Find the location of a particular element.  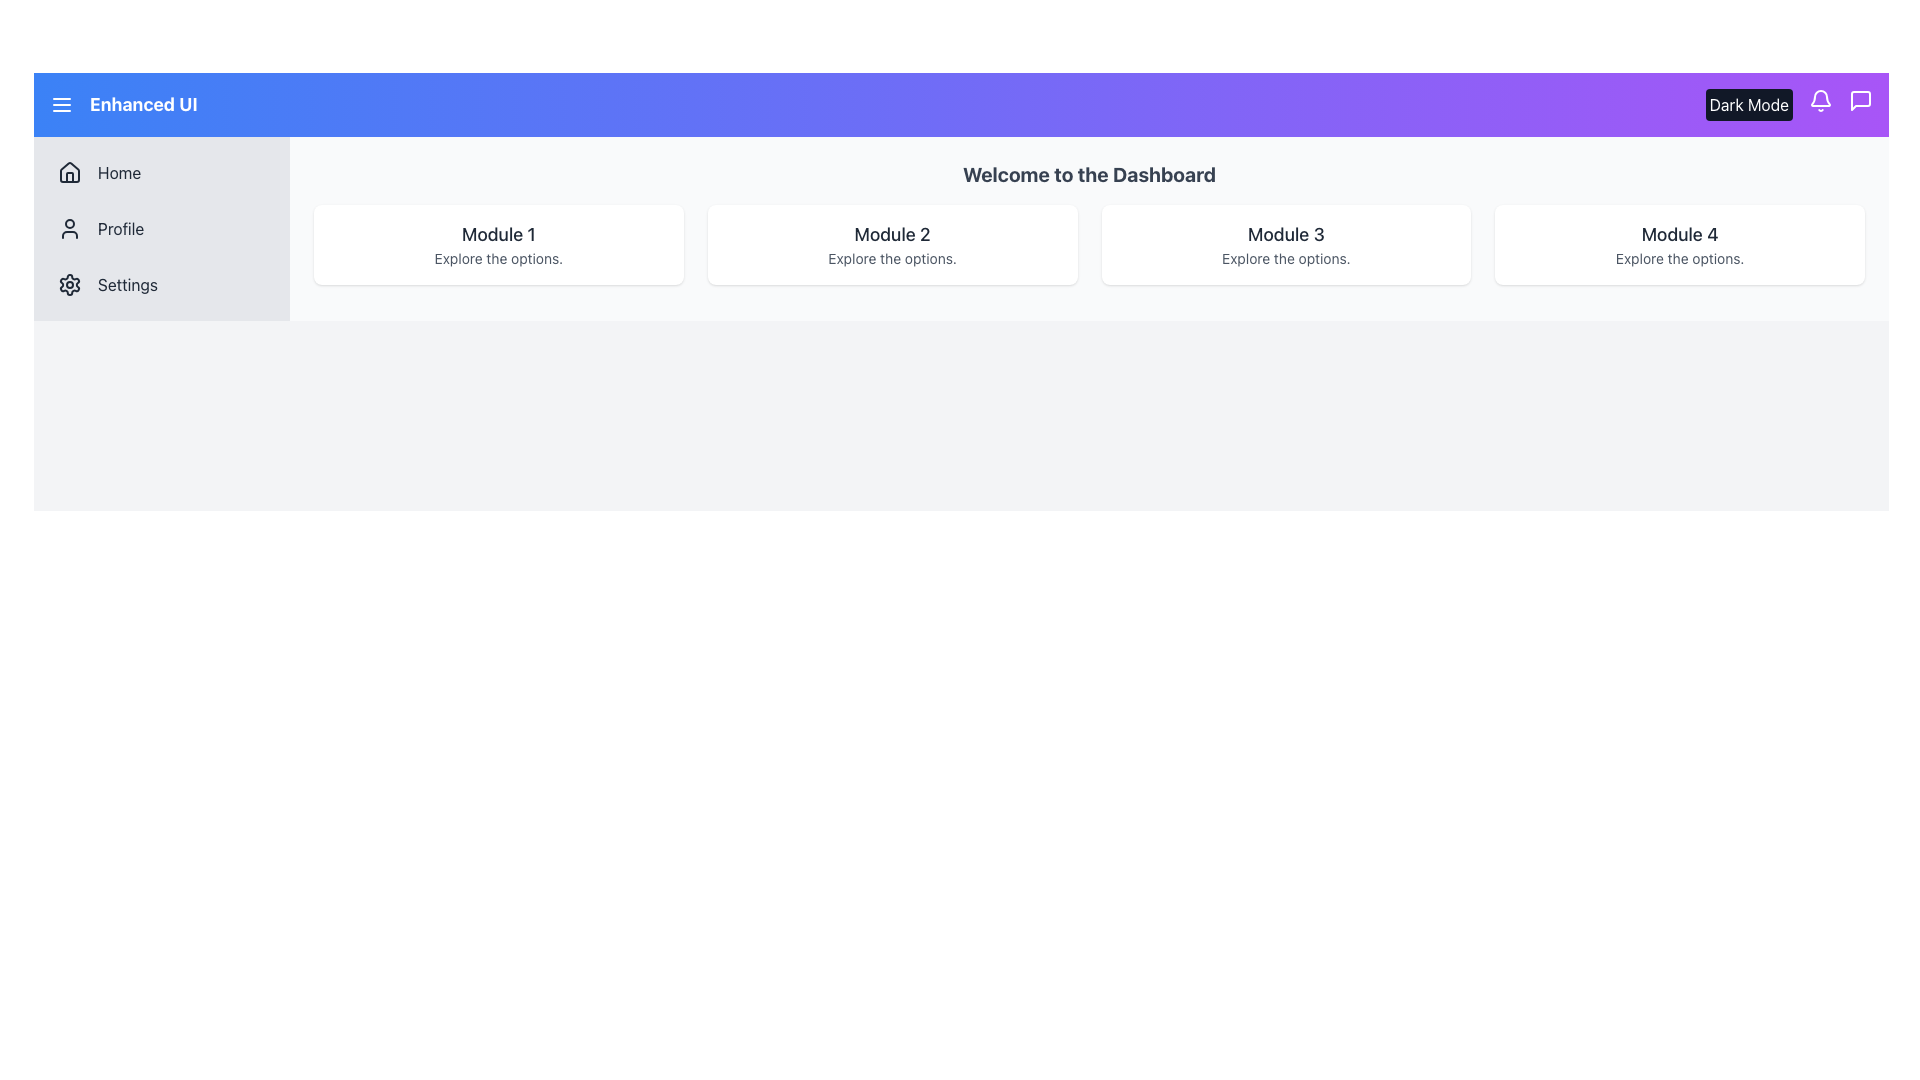

the 'Dark Mode' button located at the top-right corner of the interface is located at coordinates (1748, 104).